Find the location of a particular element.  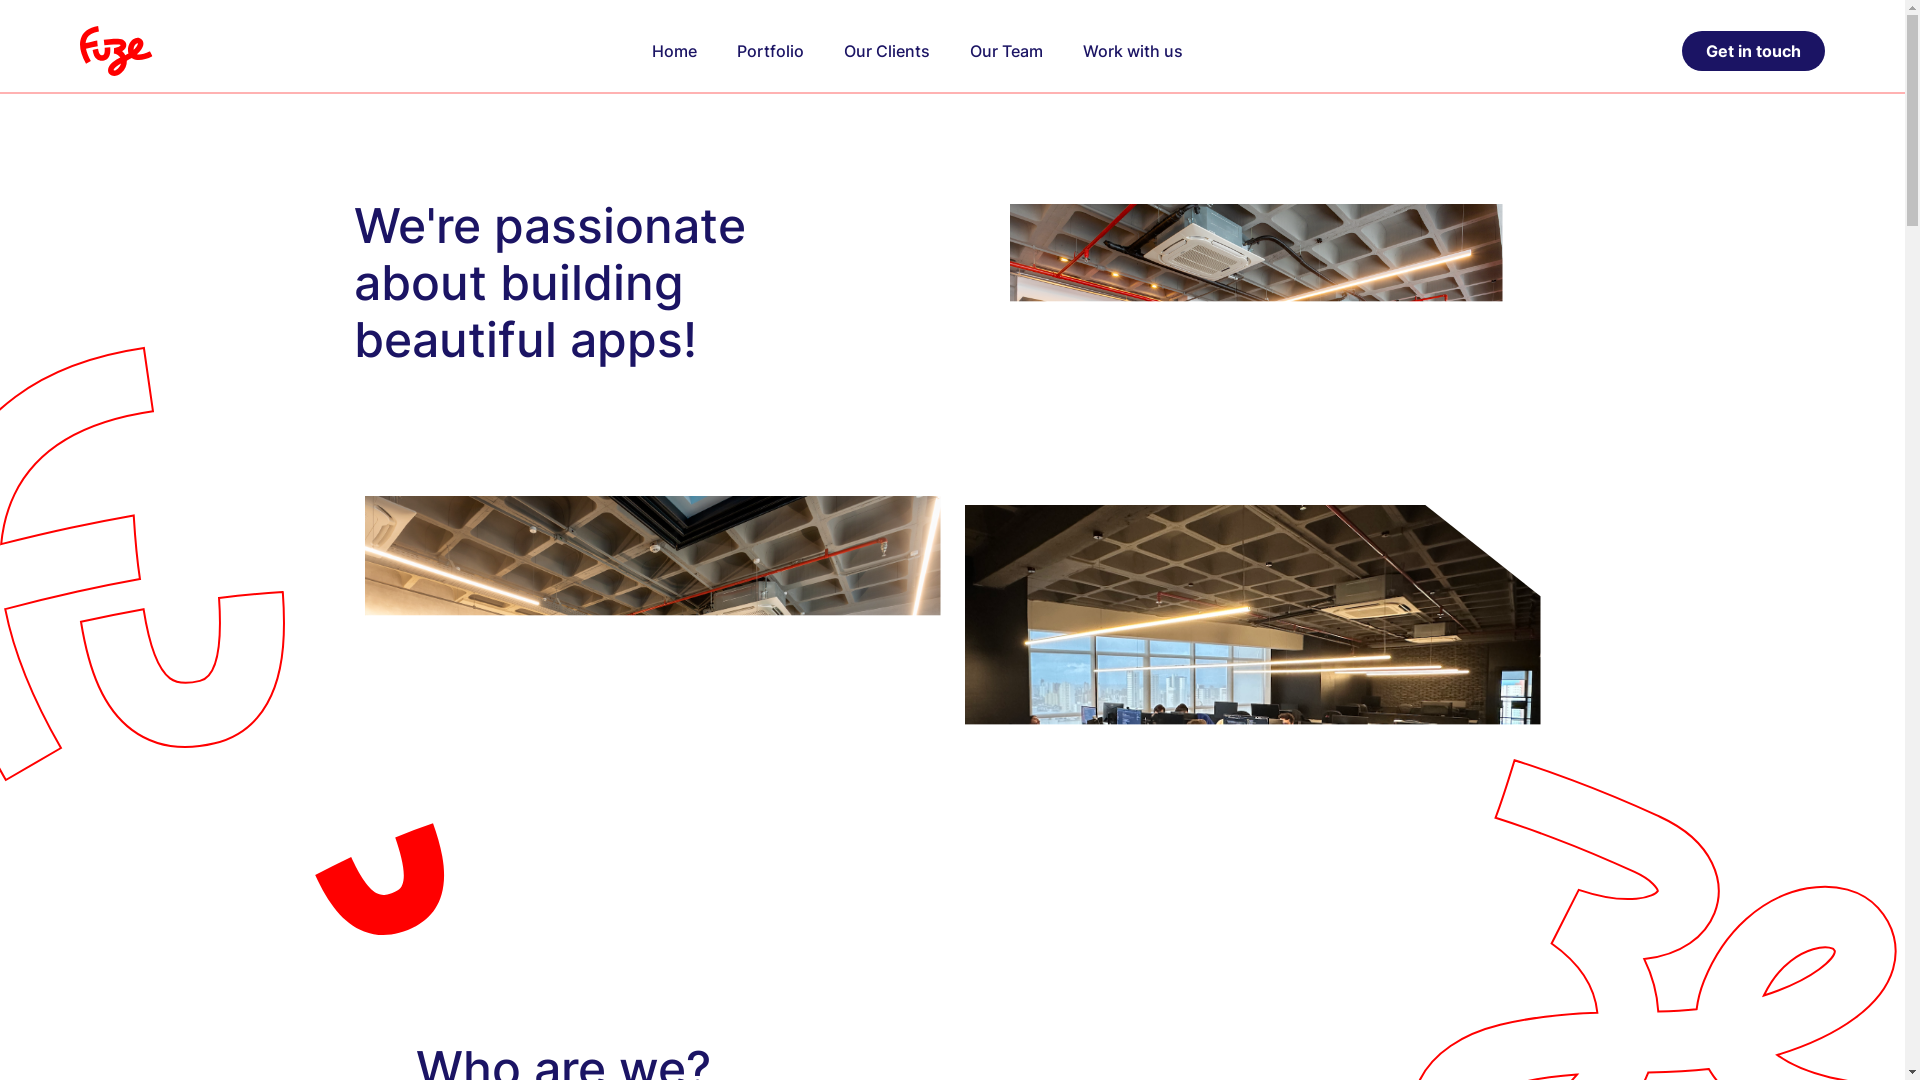

'Get in touch' is located at coordinates (1680, 49).